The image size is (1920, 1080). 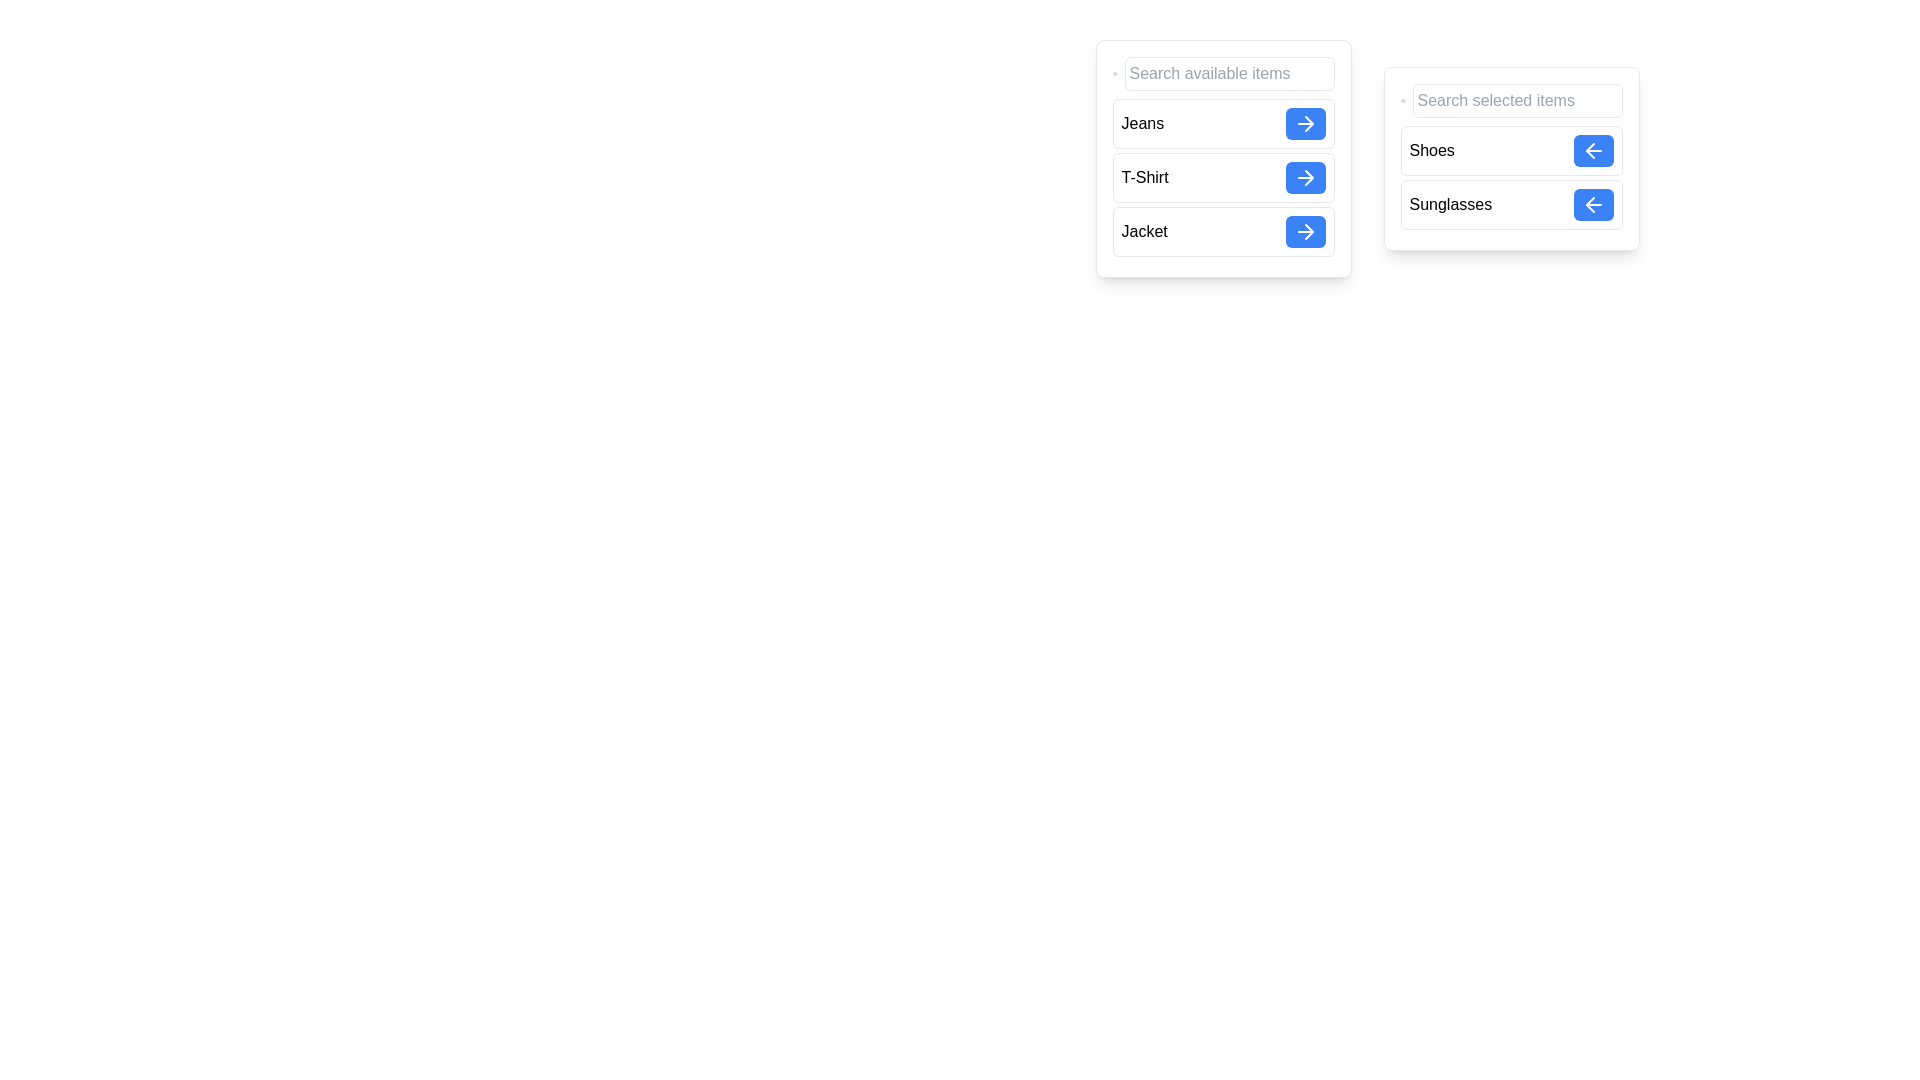 I want to click on the list item representing 'Jeans', which is the first entry in a vertical list, so click(x=1222, y=123).